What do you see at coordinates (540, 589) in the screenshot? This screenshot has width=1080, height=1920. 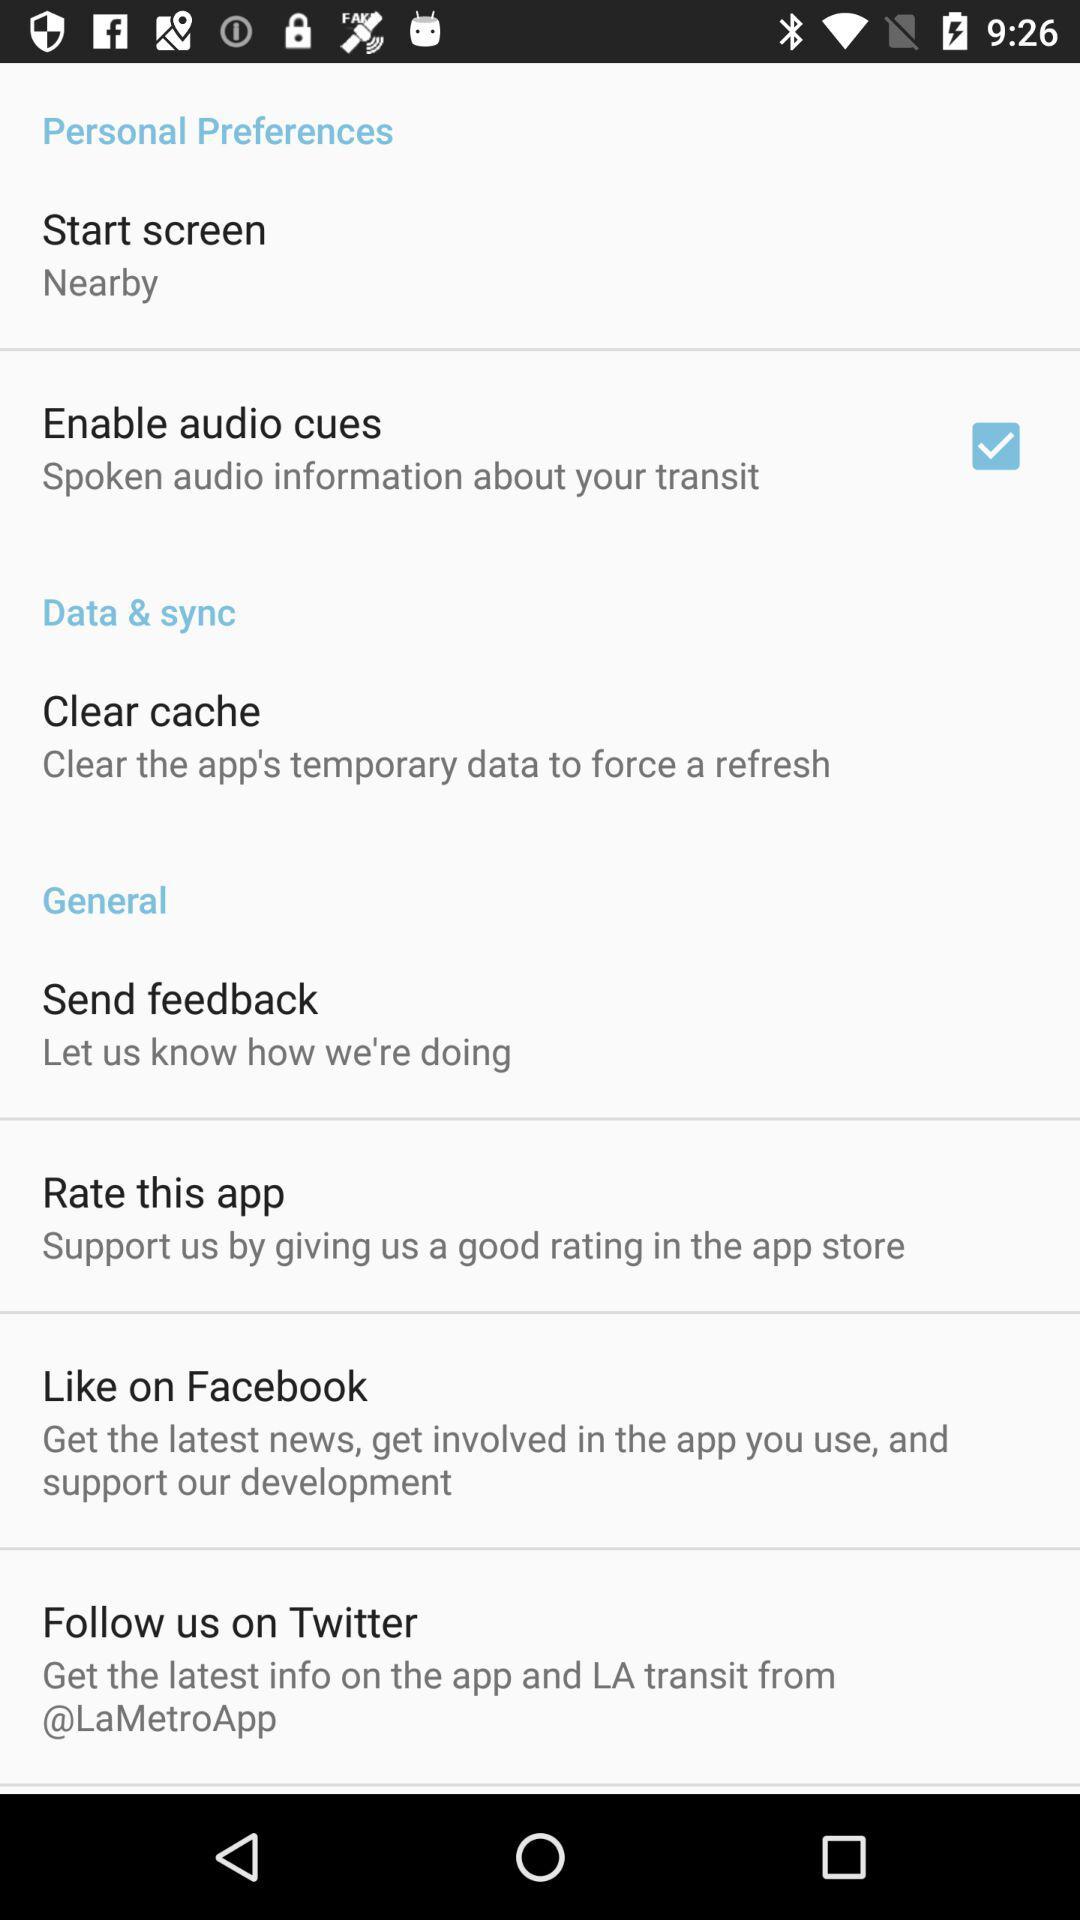 I see `data & sync app` at bounding box center [540, 589].